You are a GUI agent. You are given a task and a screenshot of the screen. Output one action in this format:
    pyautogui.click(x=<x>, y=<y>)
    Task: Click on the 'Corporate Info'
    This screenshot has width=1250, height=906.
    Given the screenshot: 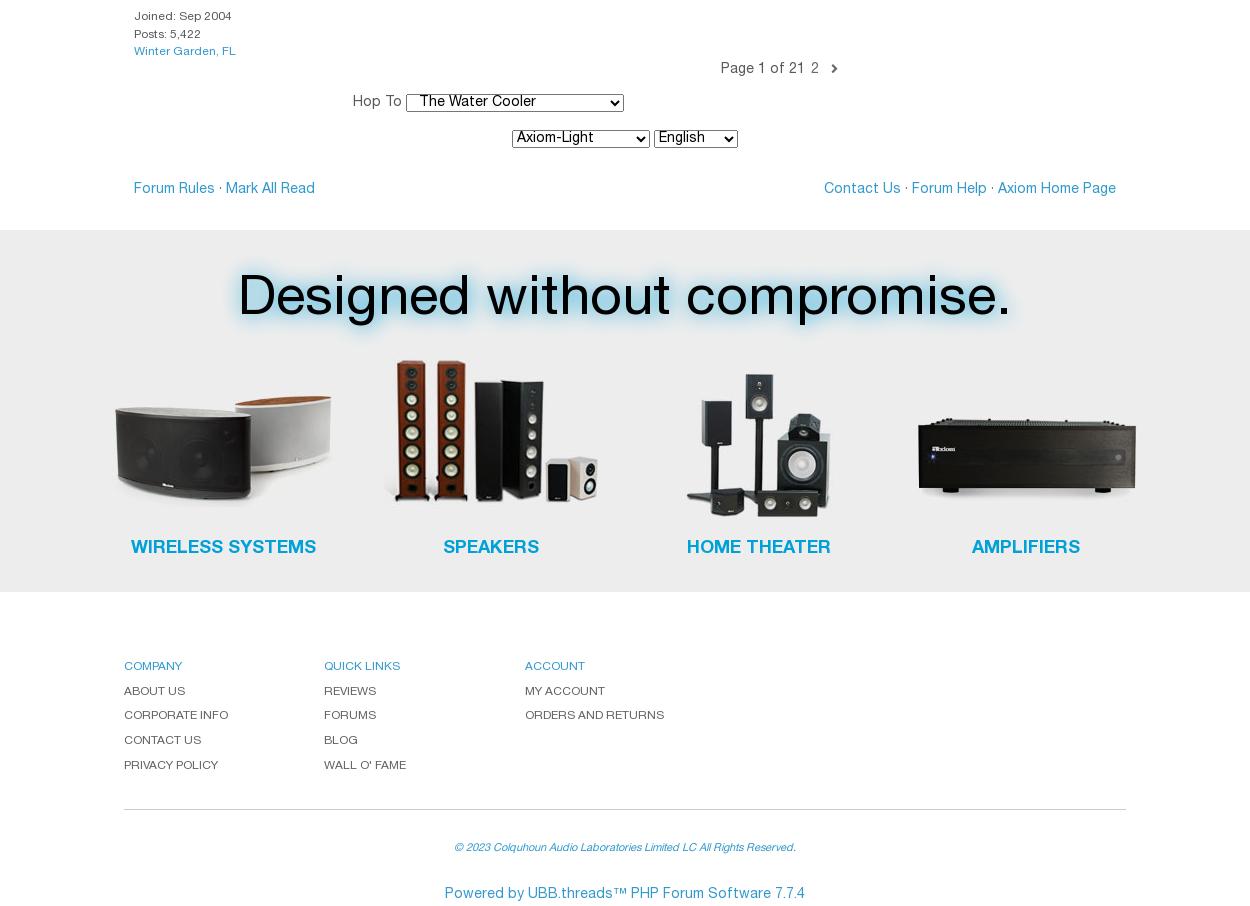 What is the action you would take?
    pyautogui.click(x=176, y=716)
    